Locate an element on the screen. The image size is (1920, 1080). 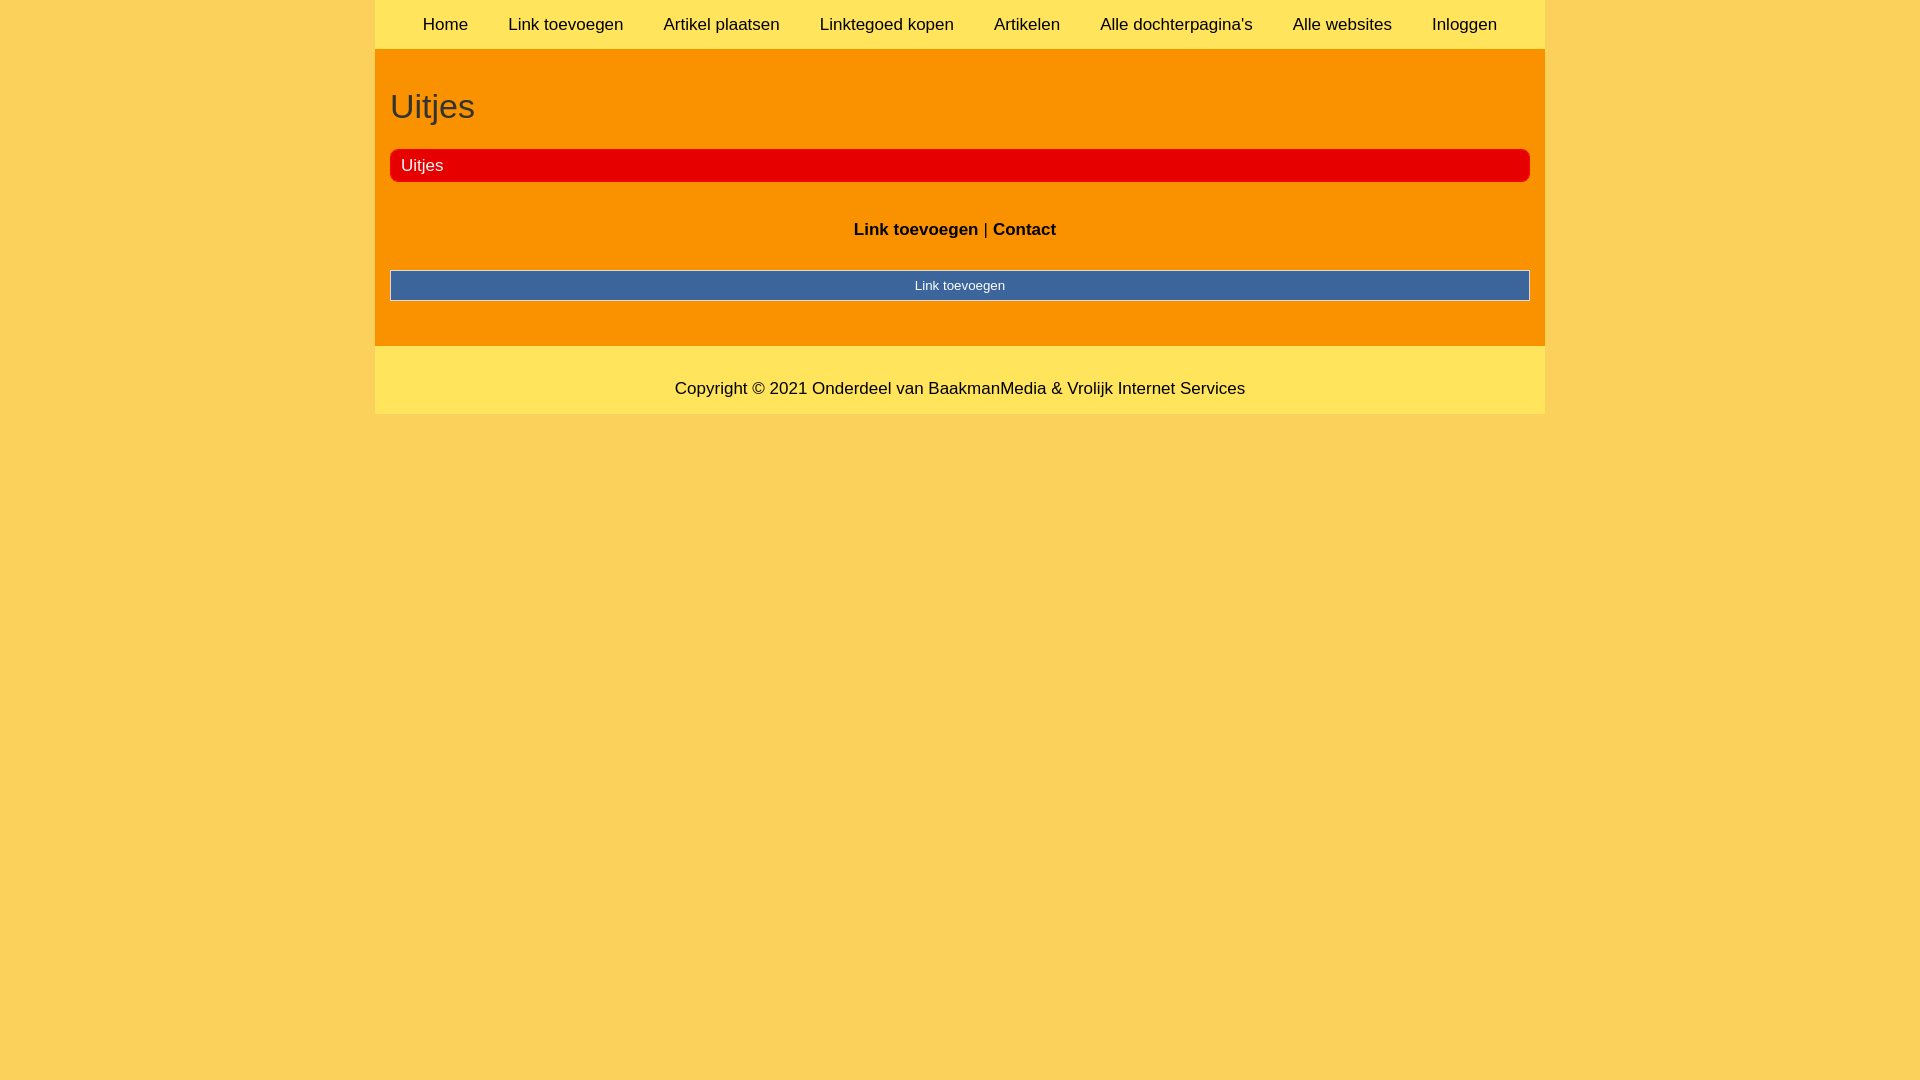
'Artikelen' is located at coordinates (974, 24).